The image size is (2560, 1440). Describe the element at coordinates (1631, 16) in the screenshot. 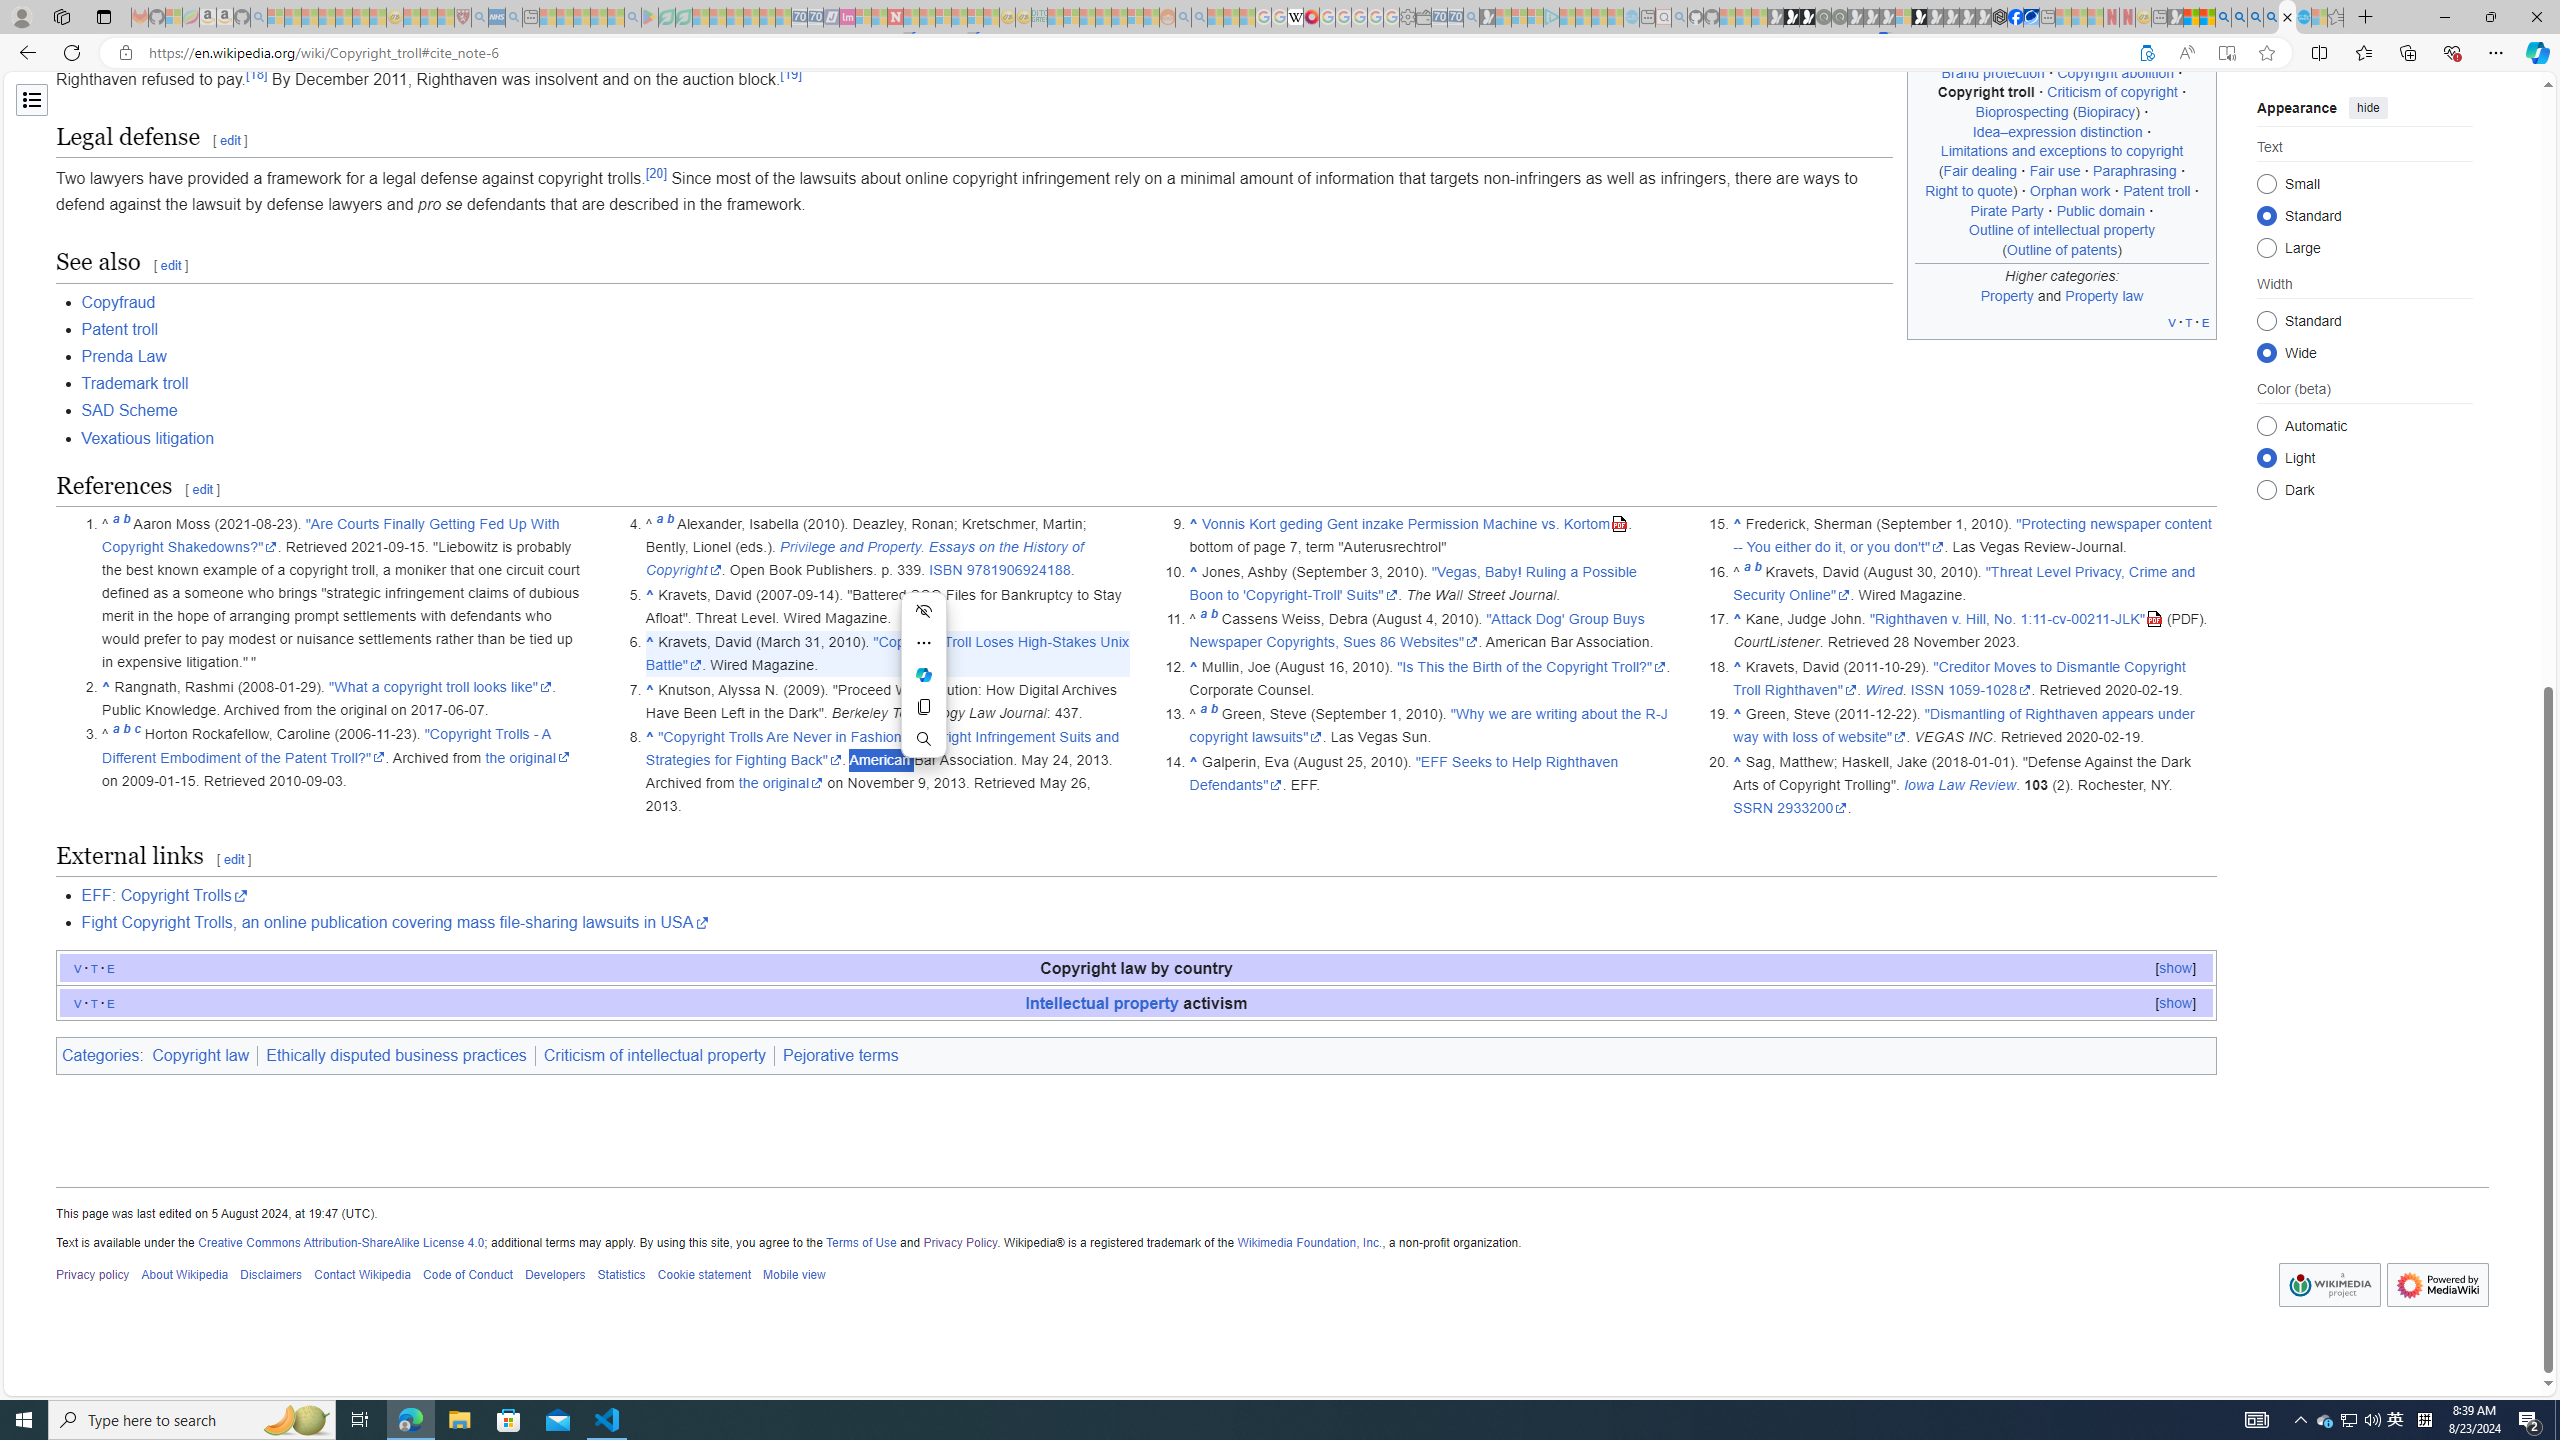

I see `'Home | Sky Blue Bikes - Sky Blue Bikes - Sleeping'` at that location.